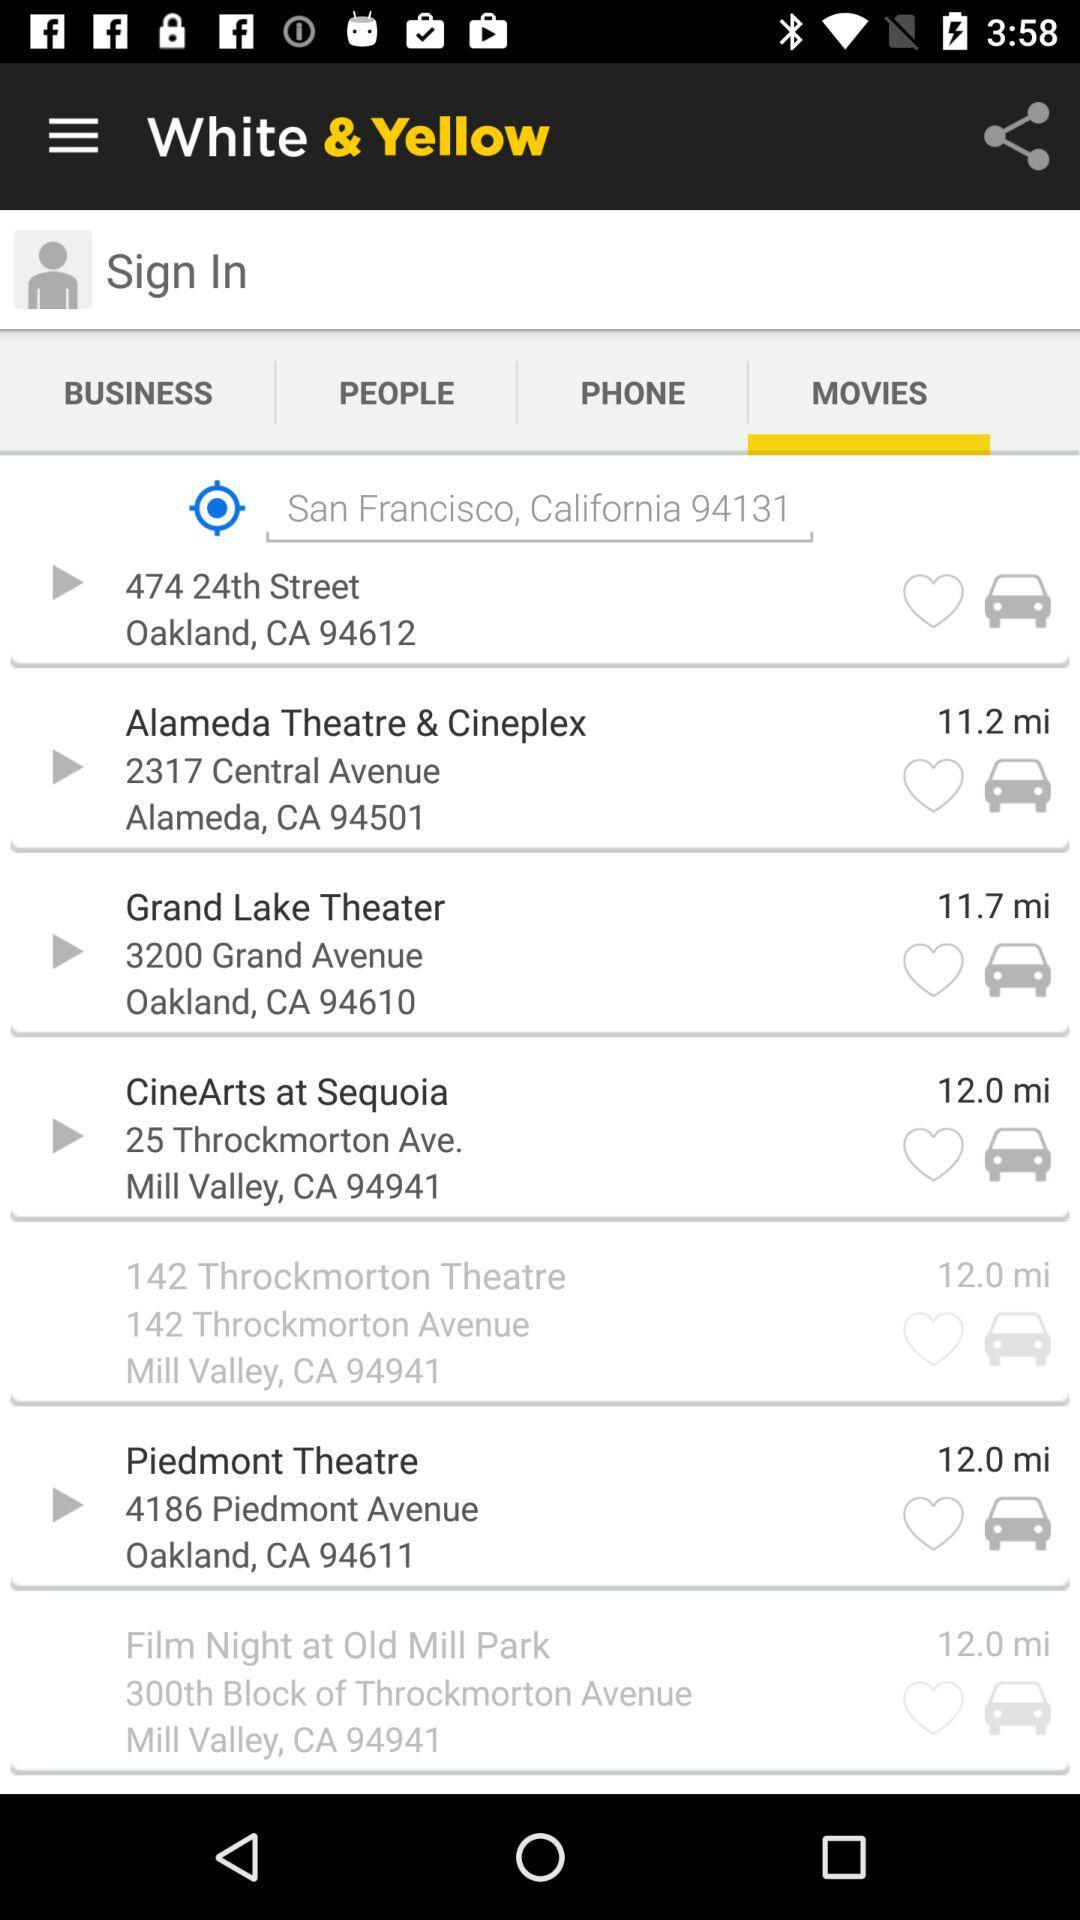 Image resolution: width=1080 pixels, height=1920 pixels. What do you see at coordinates (137, 392) in the screenshot?
I see `the icon above san francisco california` at bounding box center [137, 392].